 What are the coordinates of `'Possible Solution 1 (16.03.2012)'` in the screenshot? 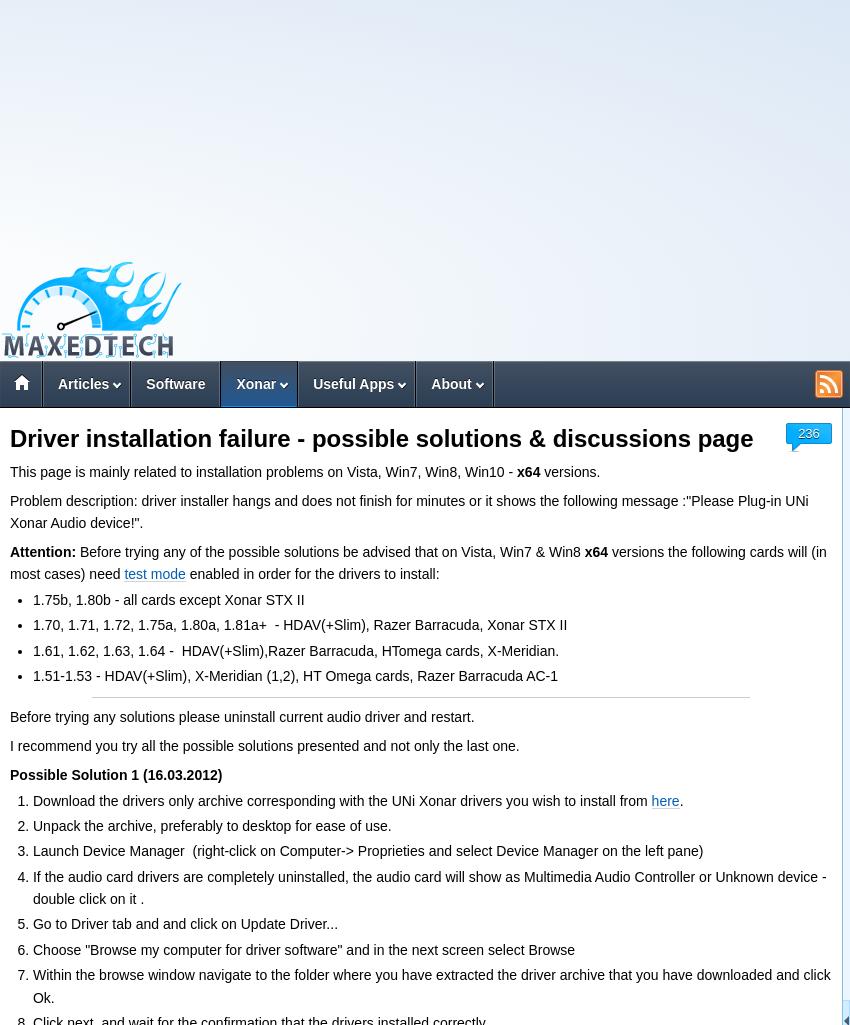 It's located at (115, 773).